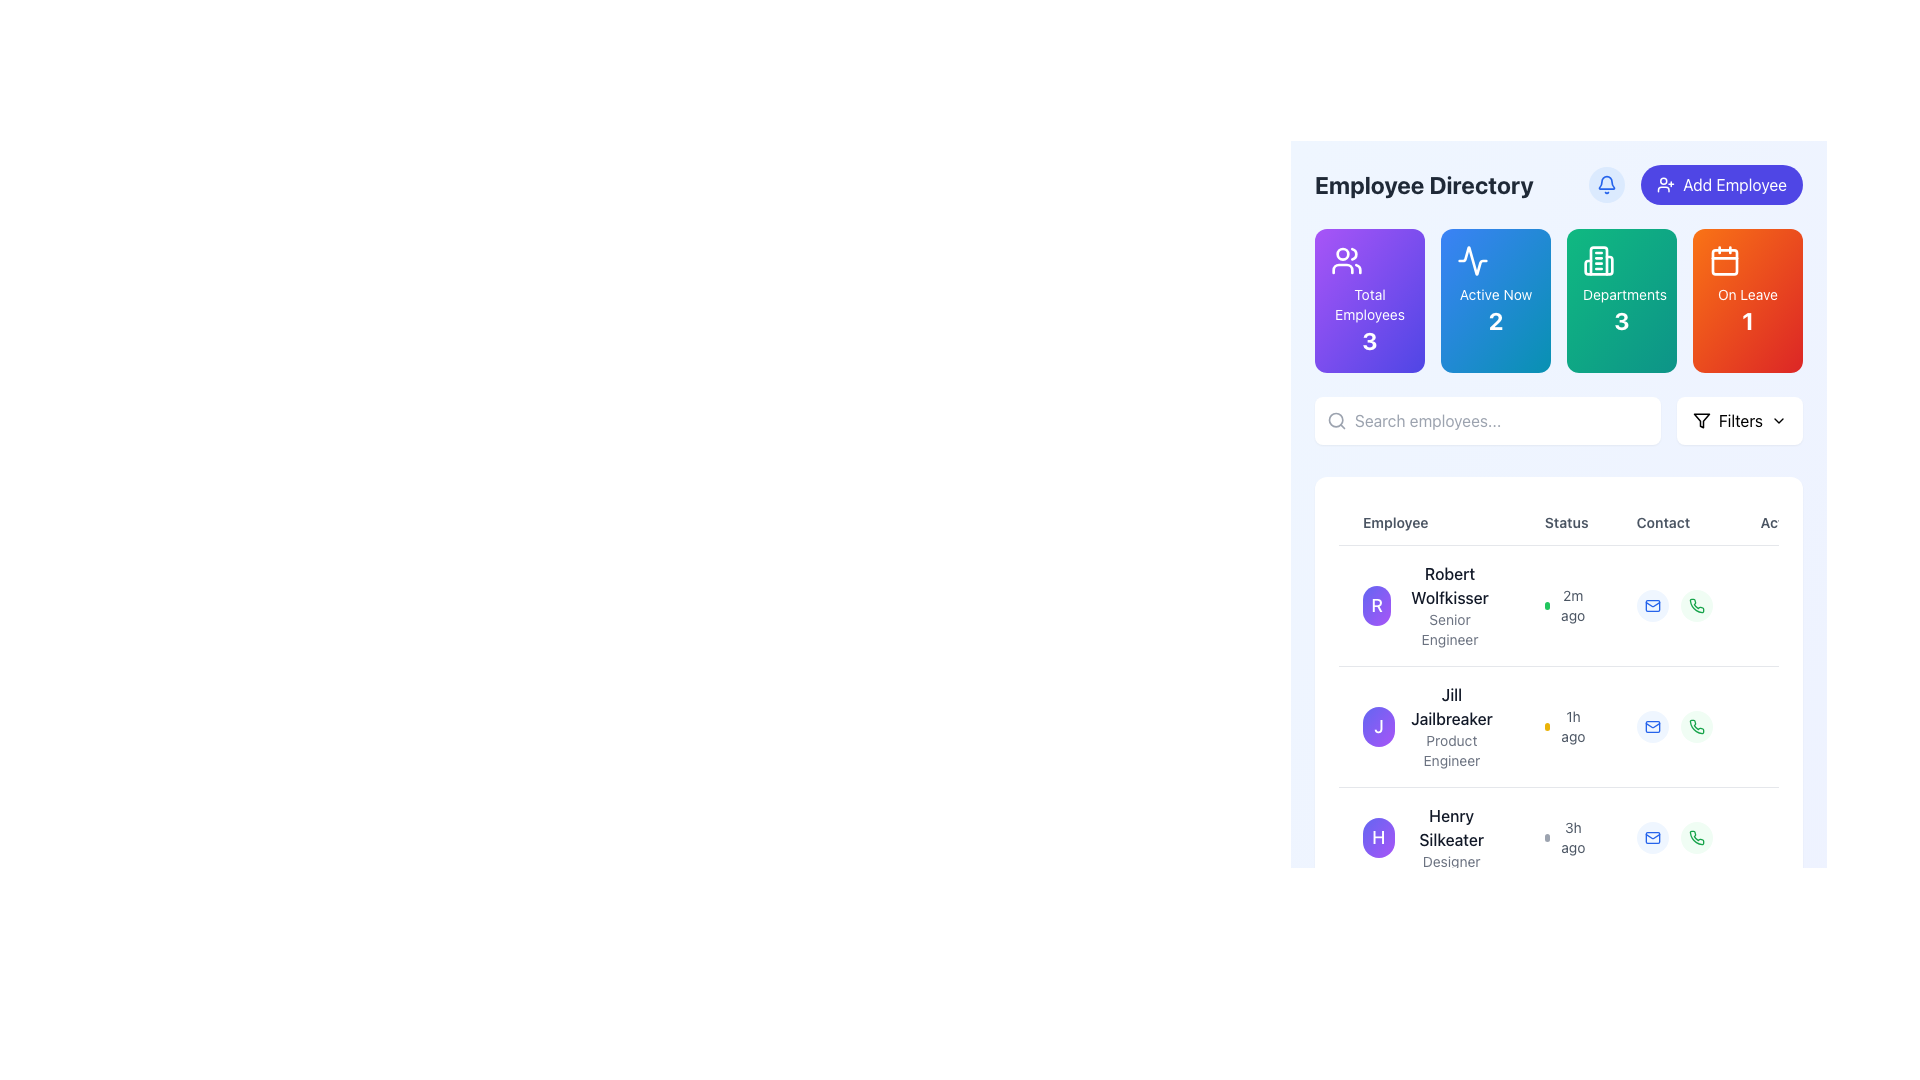 The height and width of the screenshot is (1080, 1920). I want to click on the icon within the 'Add Employee' button, which is positioned near the top-right corner and serves as a visual indicator for adding a new entry, so click(1666, 185).